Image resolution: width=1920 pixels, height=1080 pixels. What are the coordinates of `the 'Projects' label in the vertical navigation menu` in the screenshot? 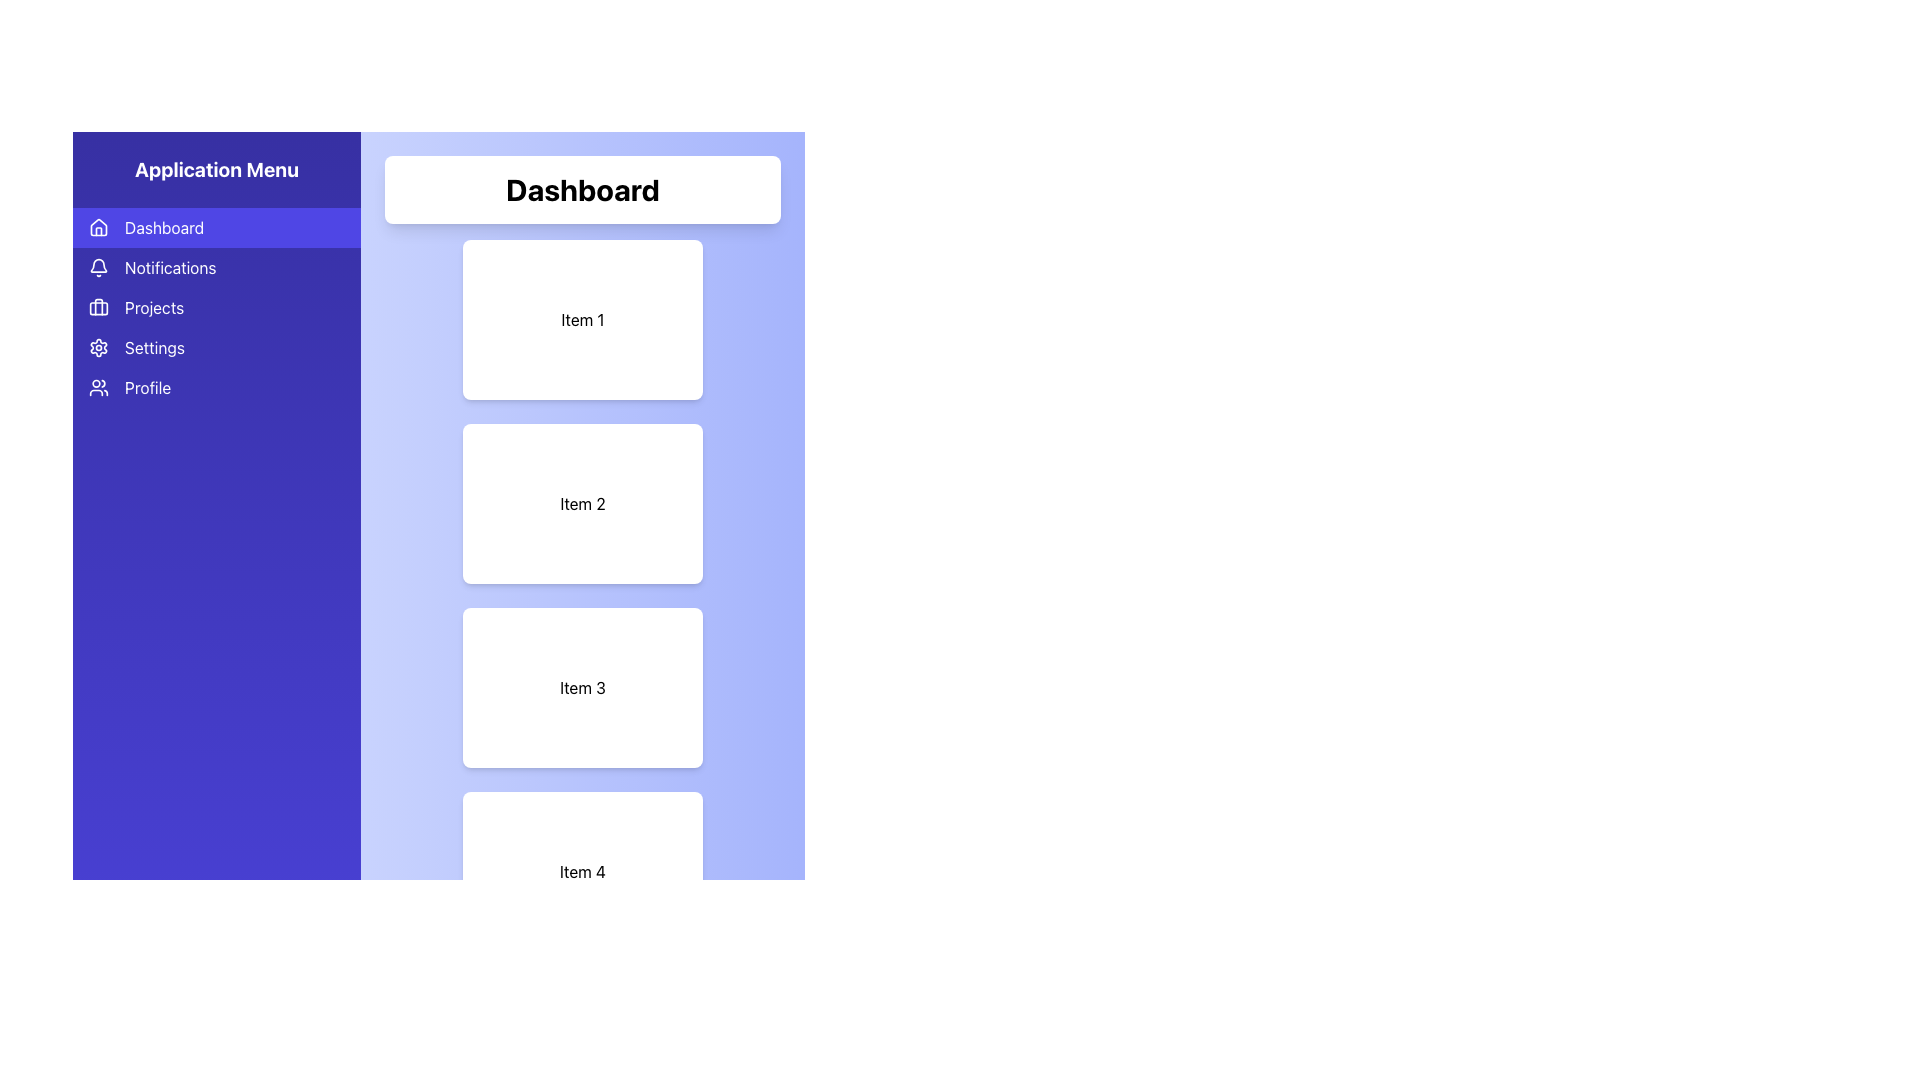 It's located at (153, 308).